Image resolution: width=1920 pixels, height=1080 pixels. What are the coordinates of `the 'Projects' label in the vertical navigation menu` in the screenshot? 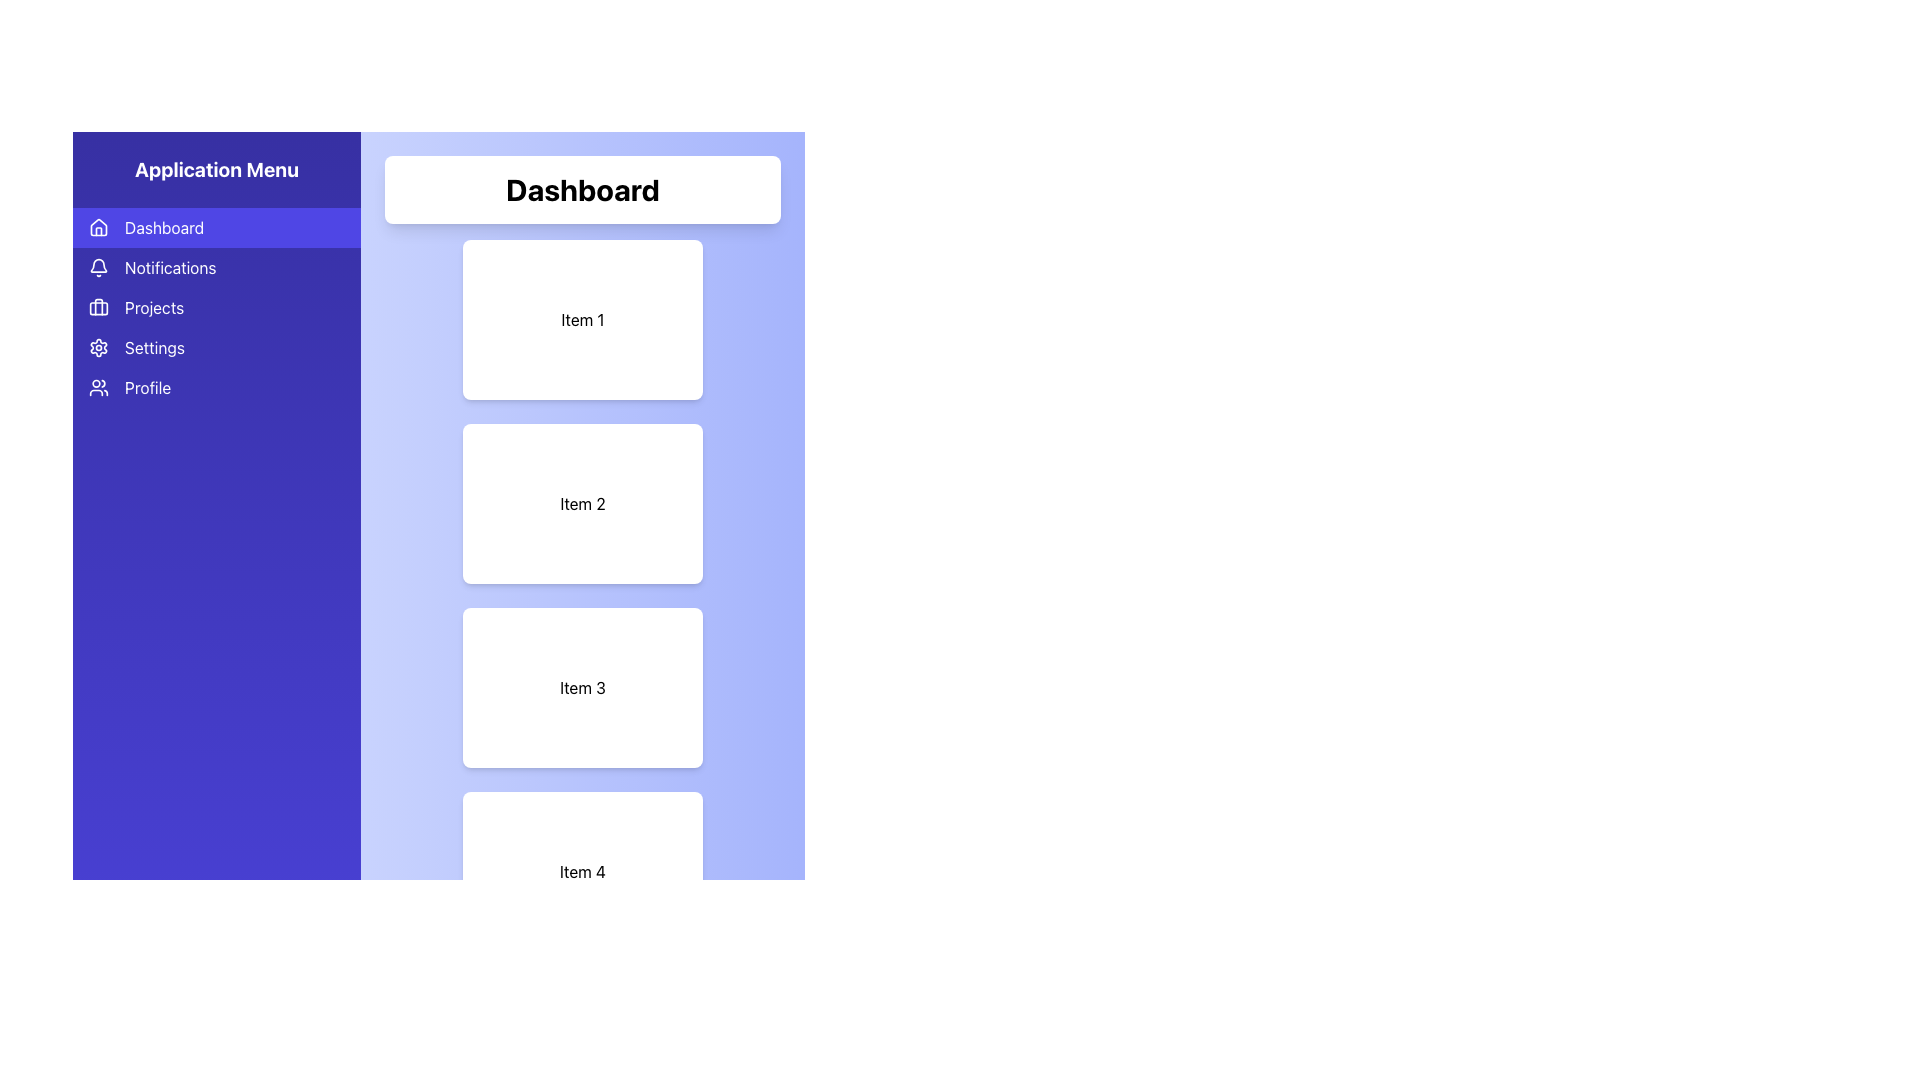 It's located at (153, 308).